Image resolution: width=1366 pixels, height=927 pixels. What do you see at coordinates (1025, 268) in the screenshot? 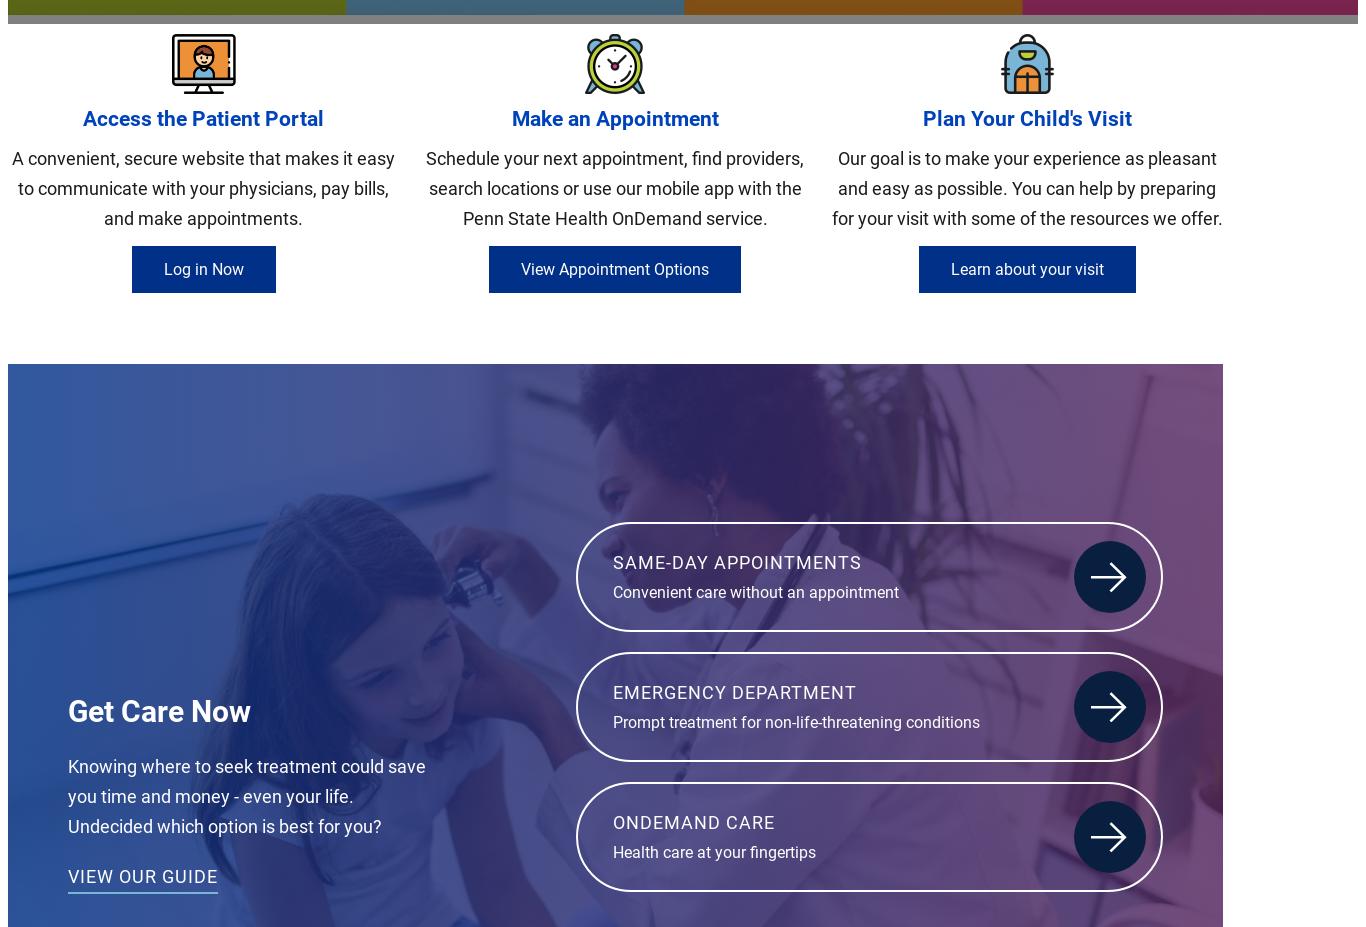
I see `'Learn about your visit'` at bounding box center [1025, 268].